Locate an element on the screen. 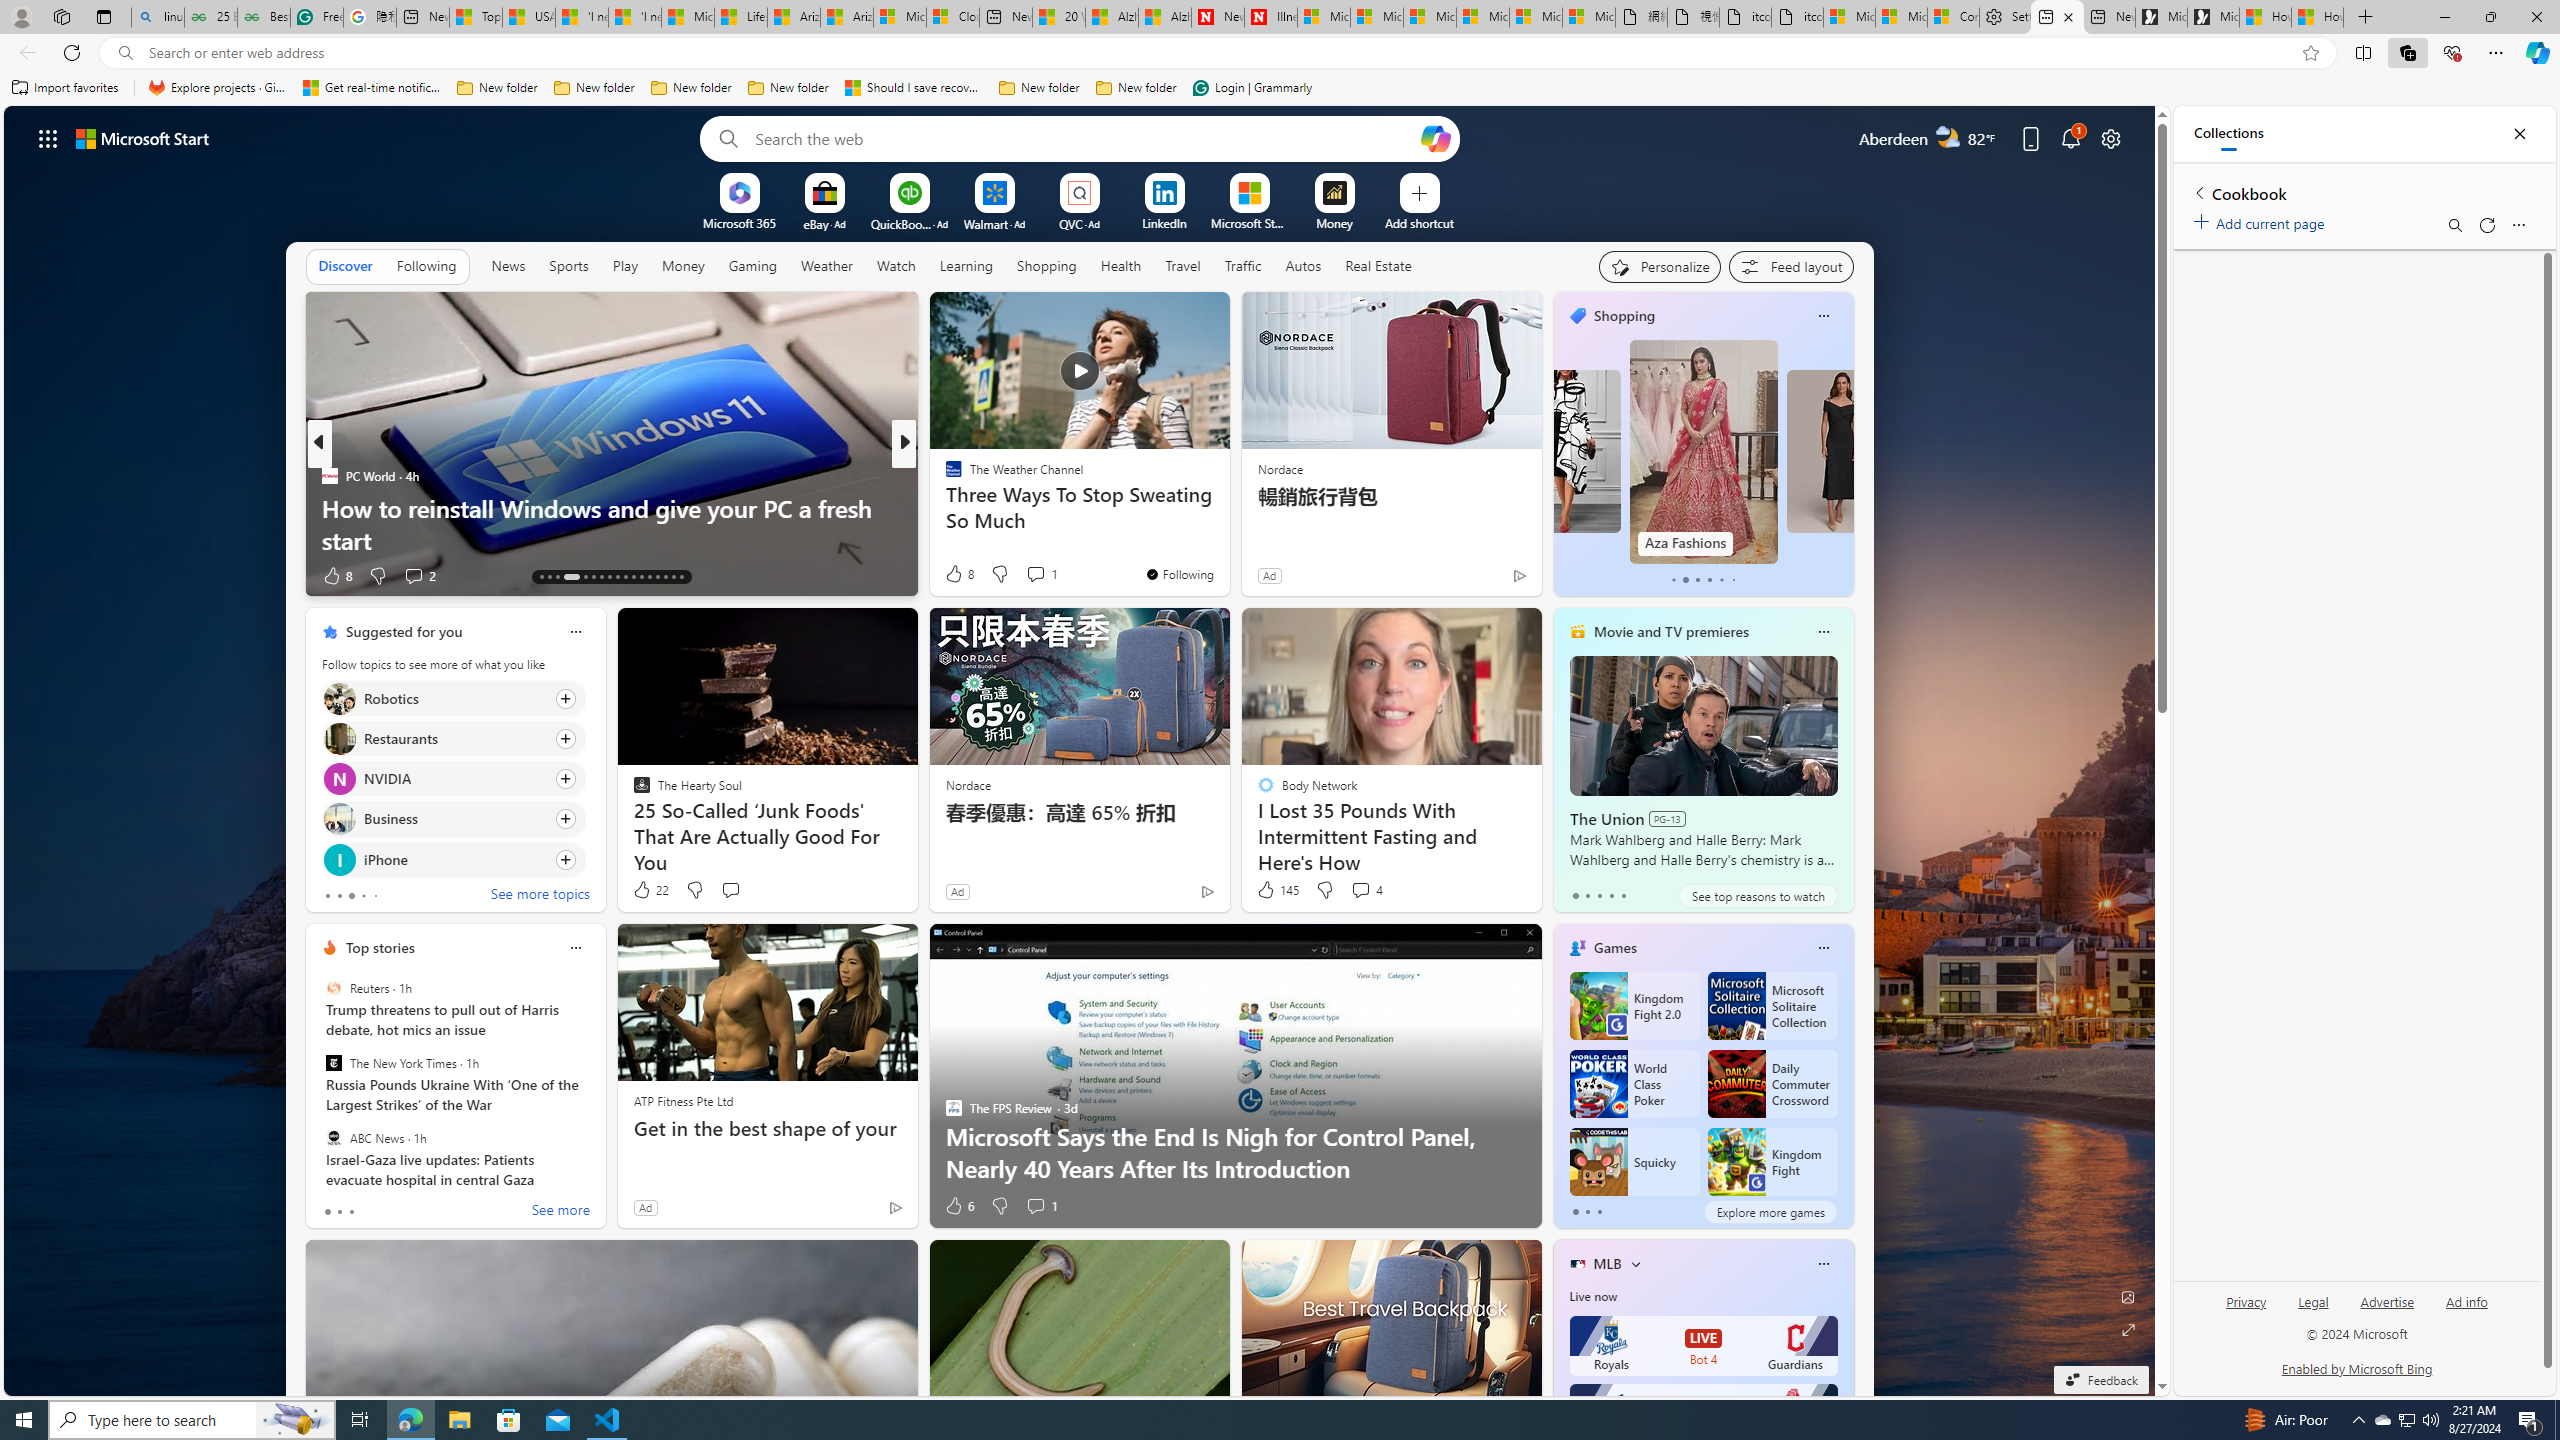 This screenshot has width=2560, height=1440. 'Explore more games' is located at coordinates (1769, 1210).